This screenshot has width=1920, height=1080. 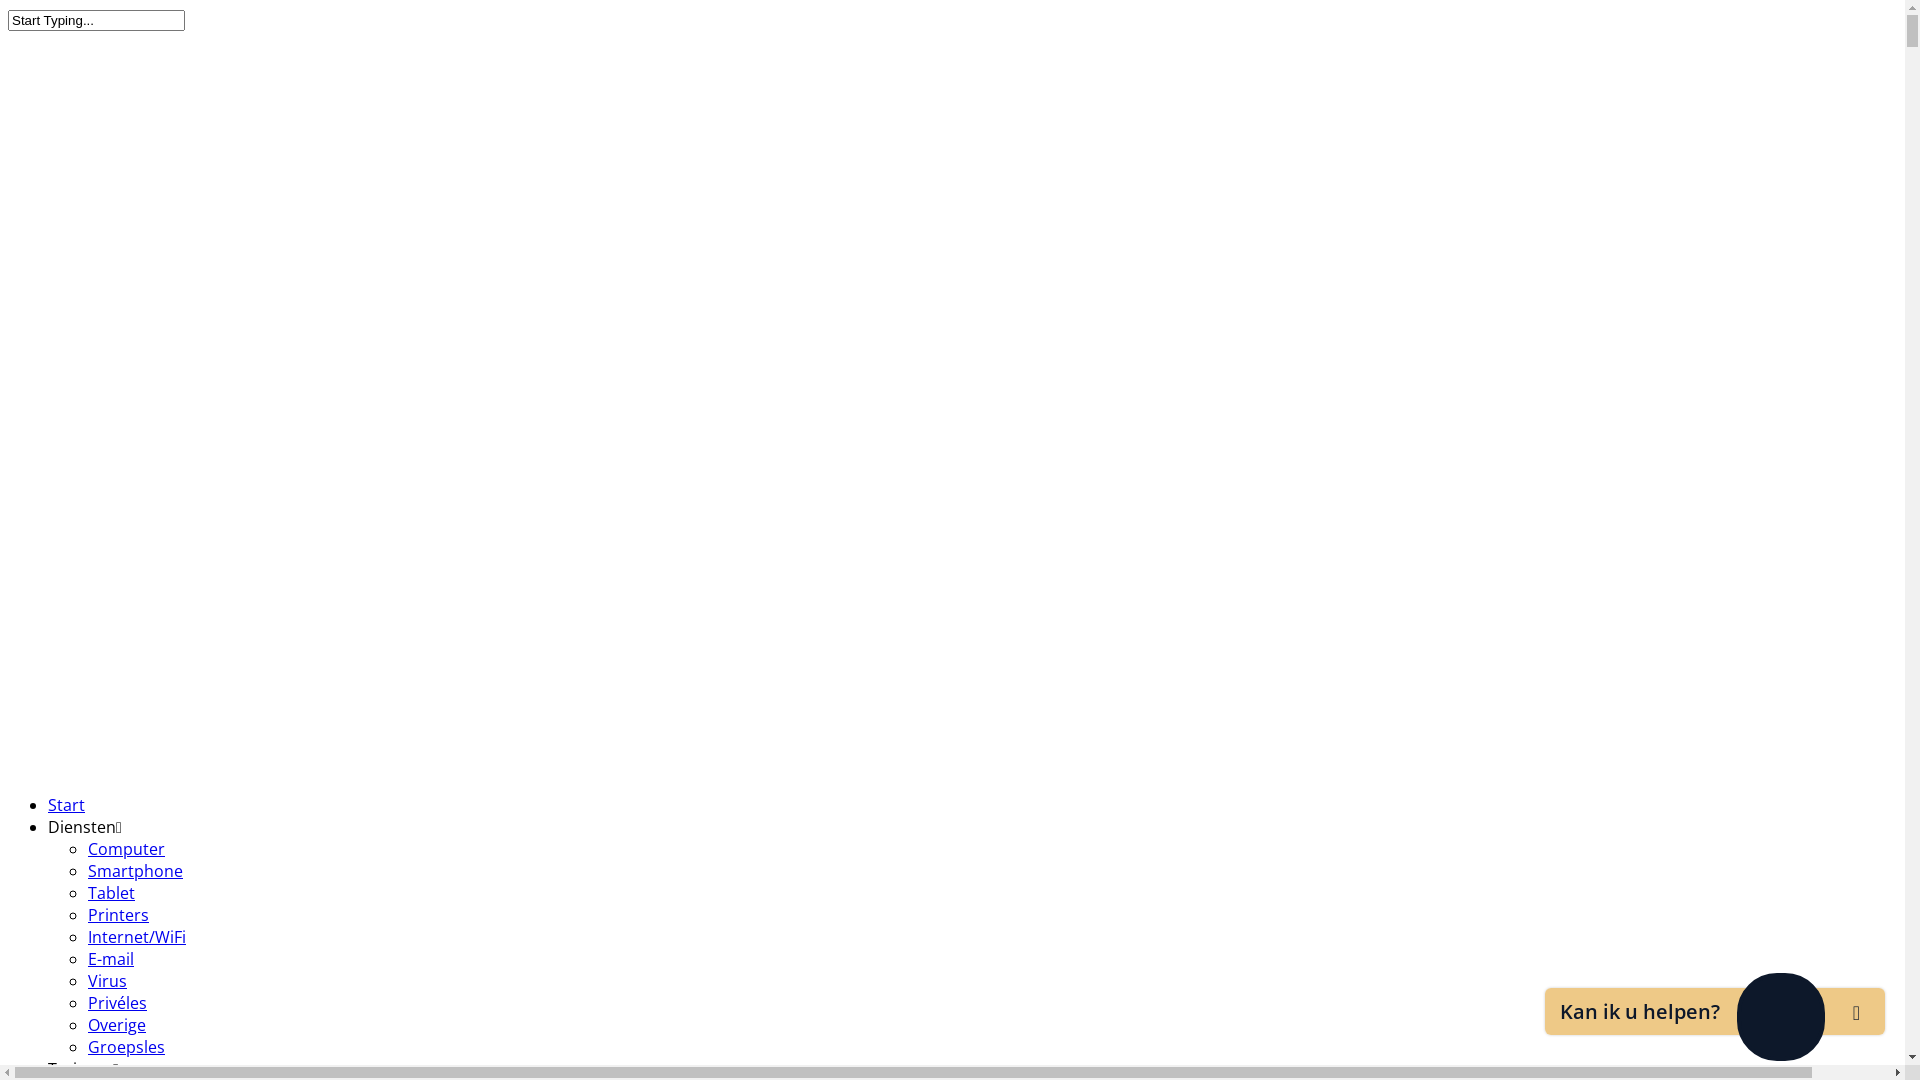 What do you see at coordinates (125, 848) in the screenshot?
I see `'Computer'` at bounding box center [125, 848].